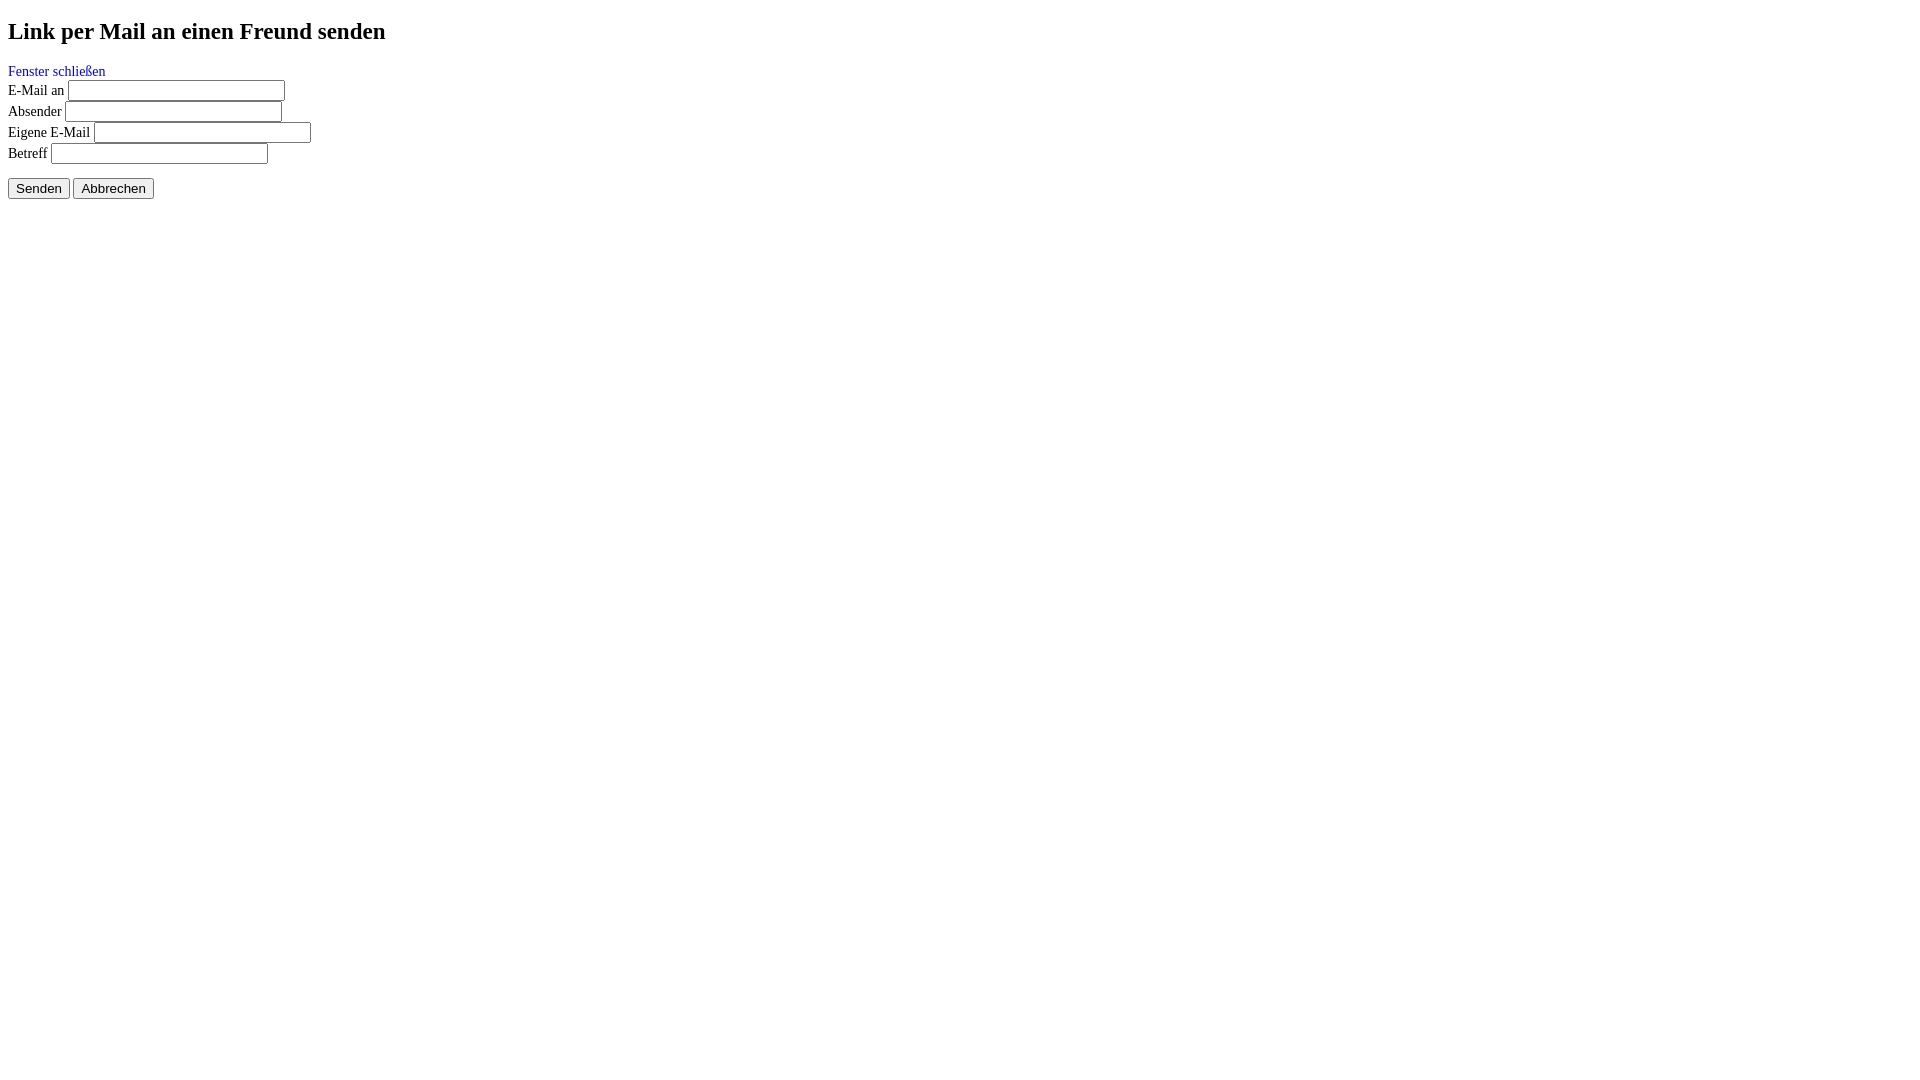 This screenshot has width=1920, height=1080. What do you see at coordinates (112, 188) in the screenshot?
I see `'Abbrechen'` at bounding box center [112, 188].